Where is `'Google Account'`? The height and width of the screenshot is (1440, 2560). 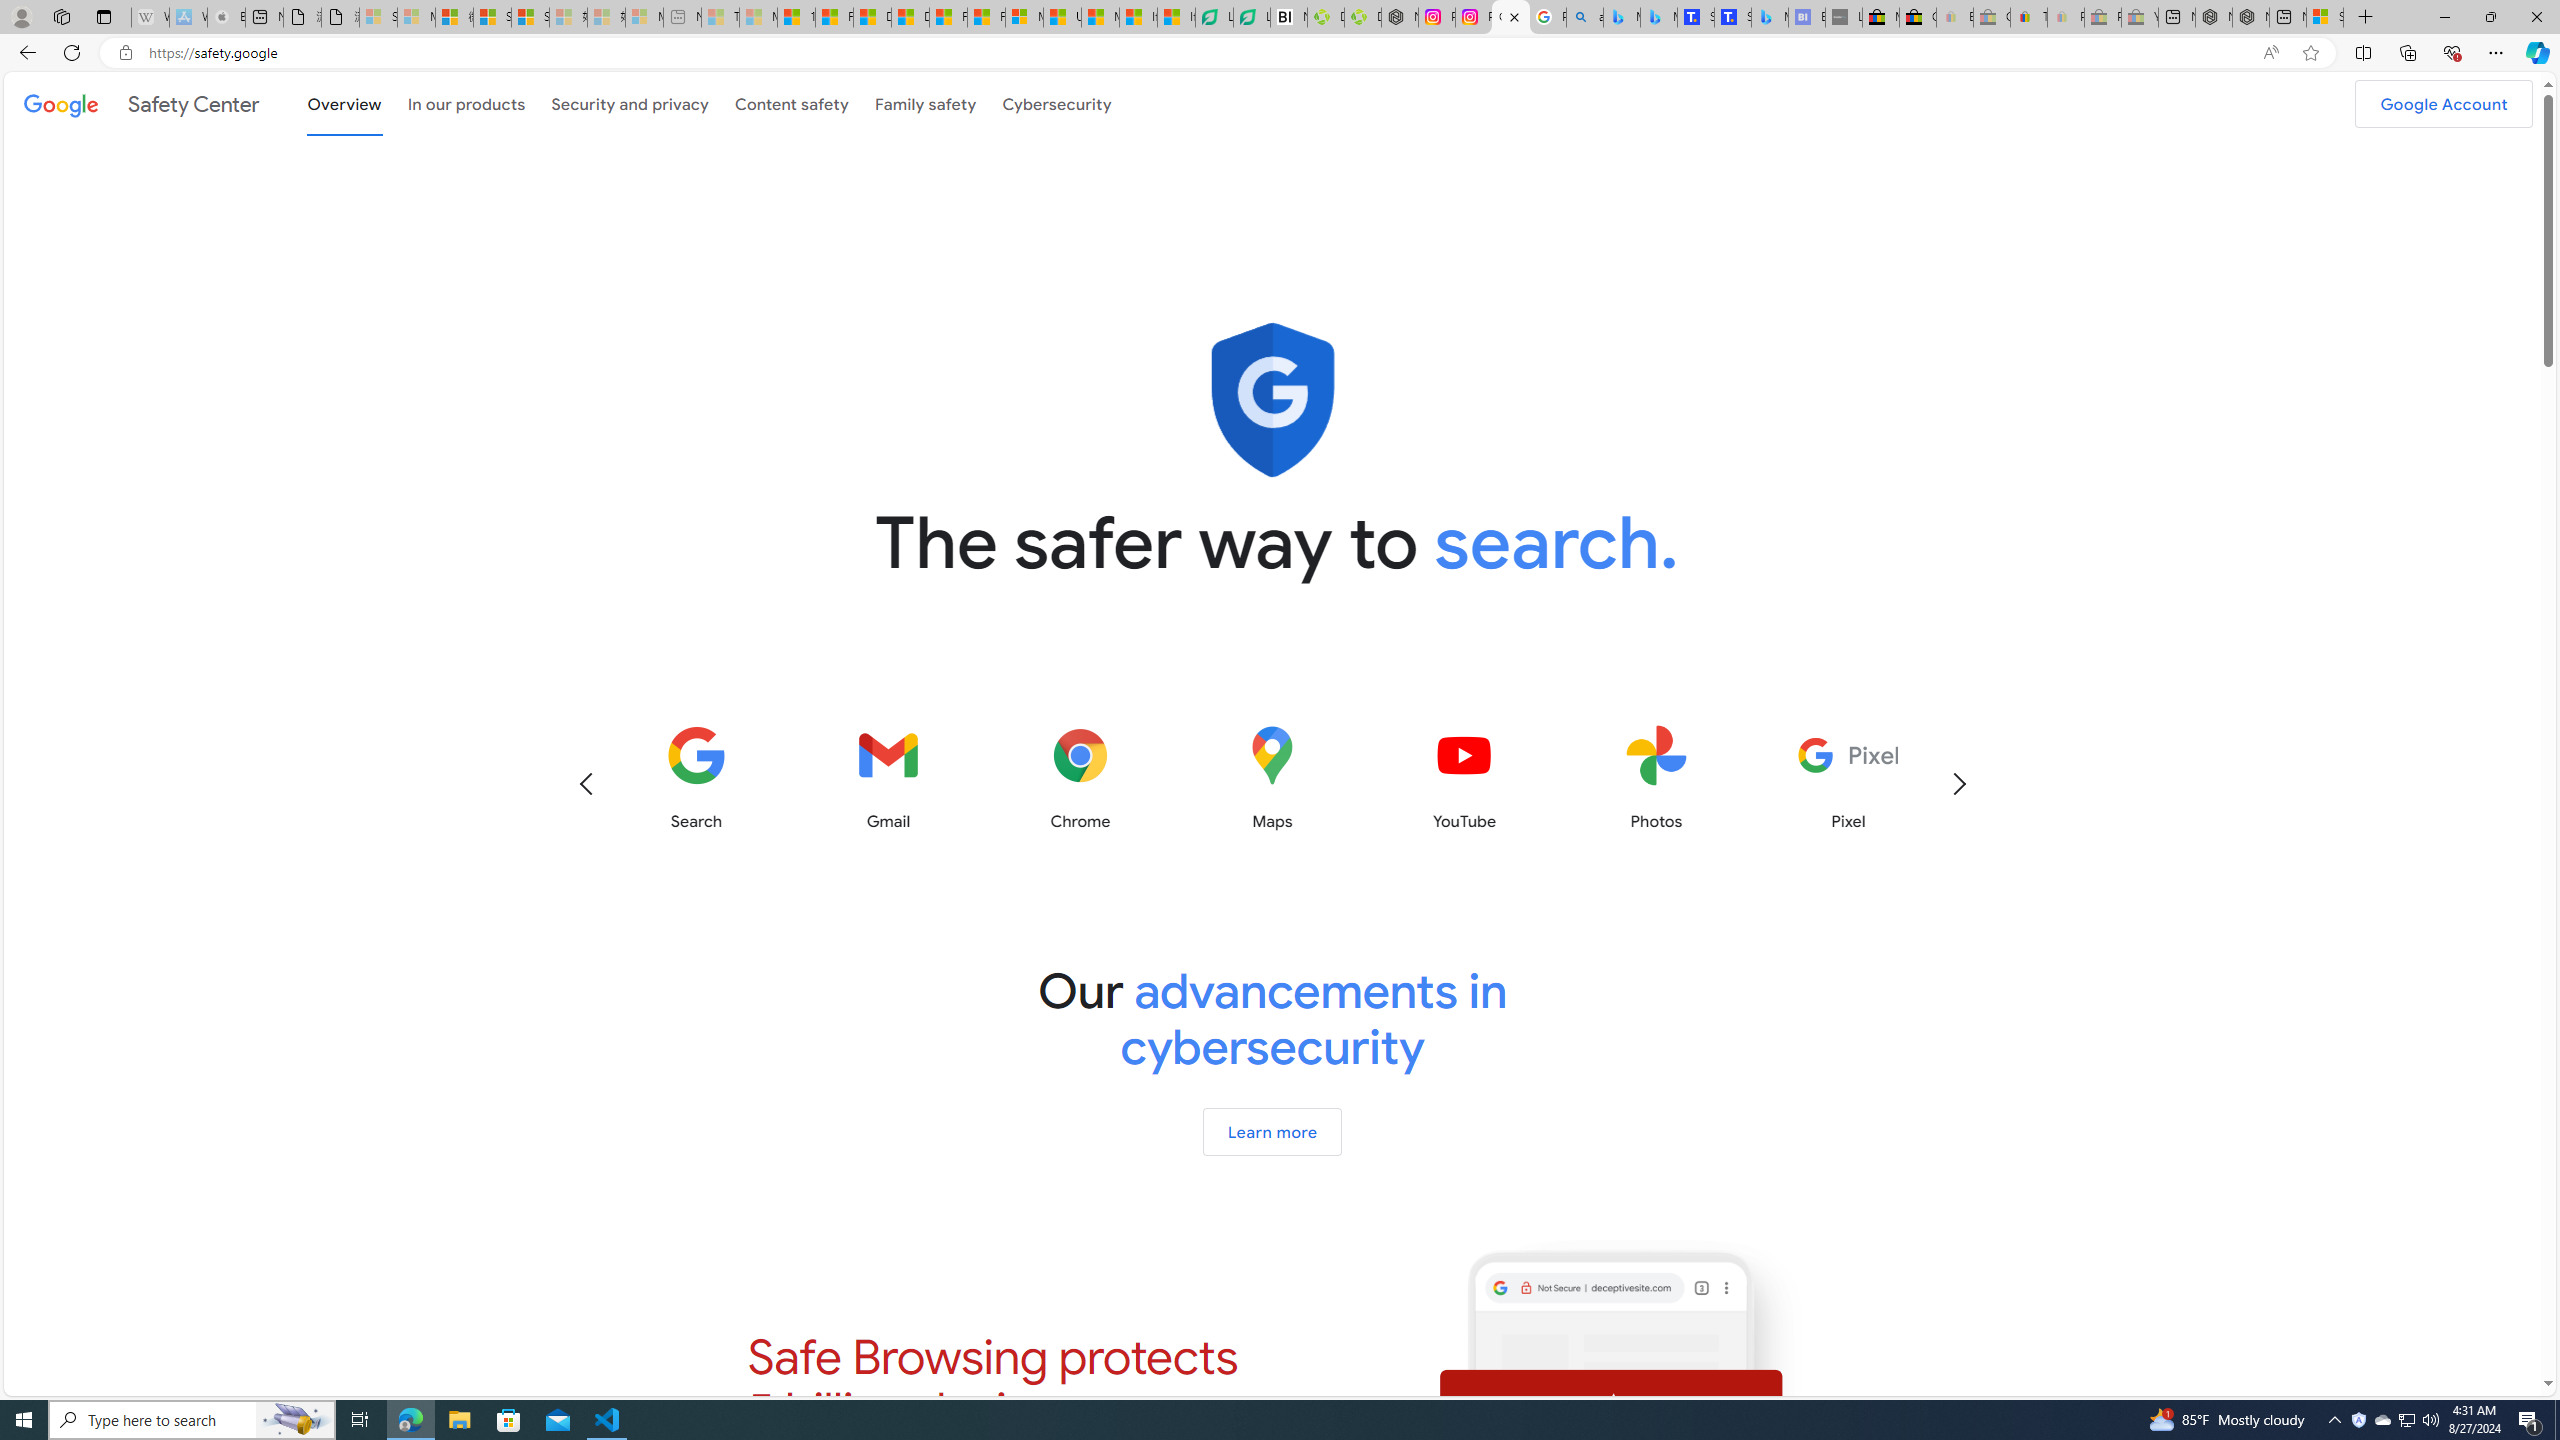
'Google Account' is located at coordinates (2442, 103).